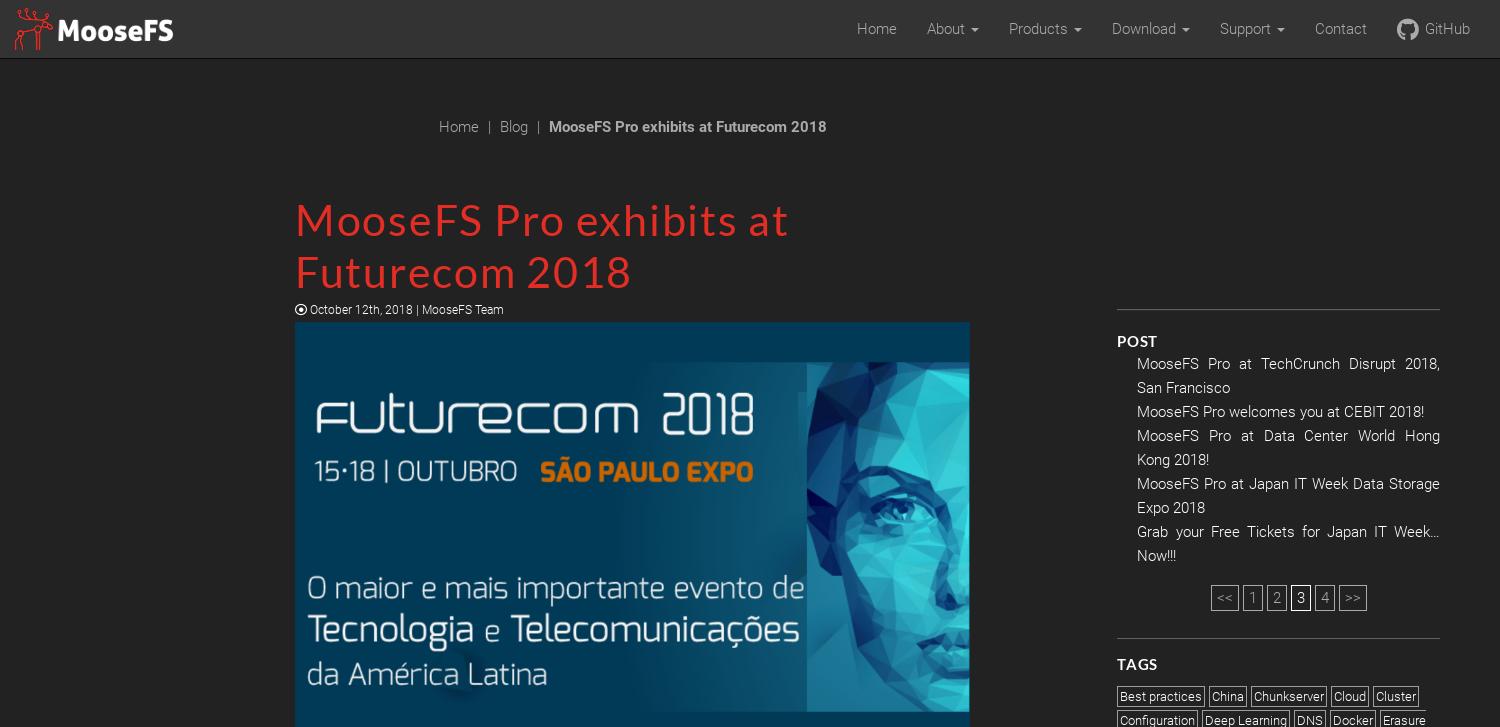 The width and height of the screenshot is (1500, 727). What do you see at coordinates (1288, 446) in the screenshot?
I see `'MooseFS Pro at Data Center World Hong Kong 2018!'` at bounding box center [1288, 446].